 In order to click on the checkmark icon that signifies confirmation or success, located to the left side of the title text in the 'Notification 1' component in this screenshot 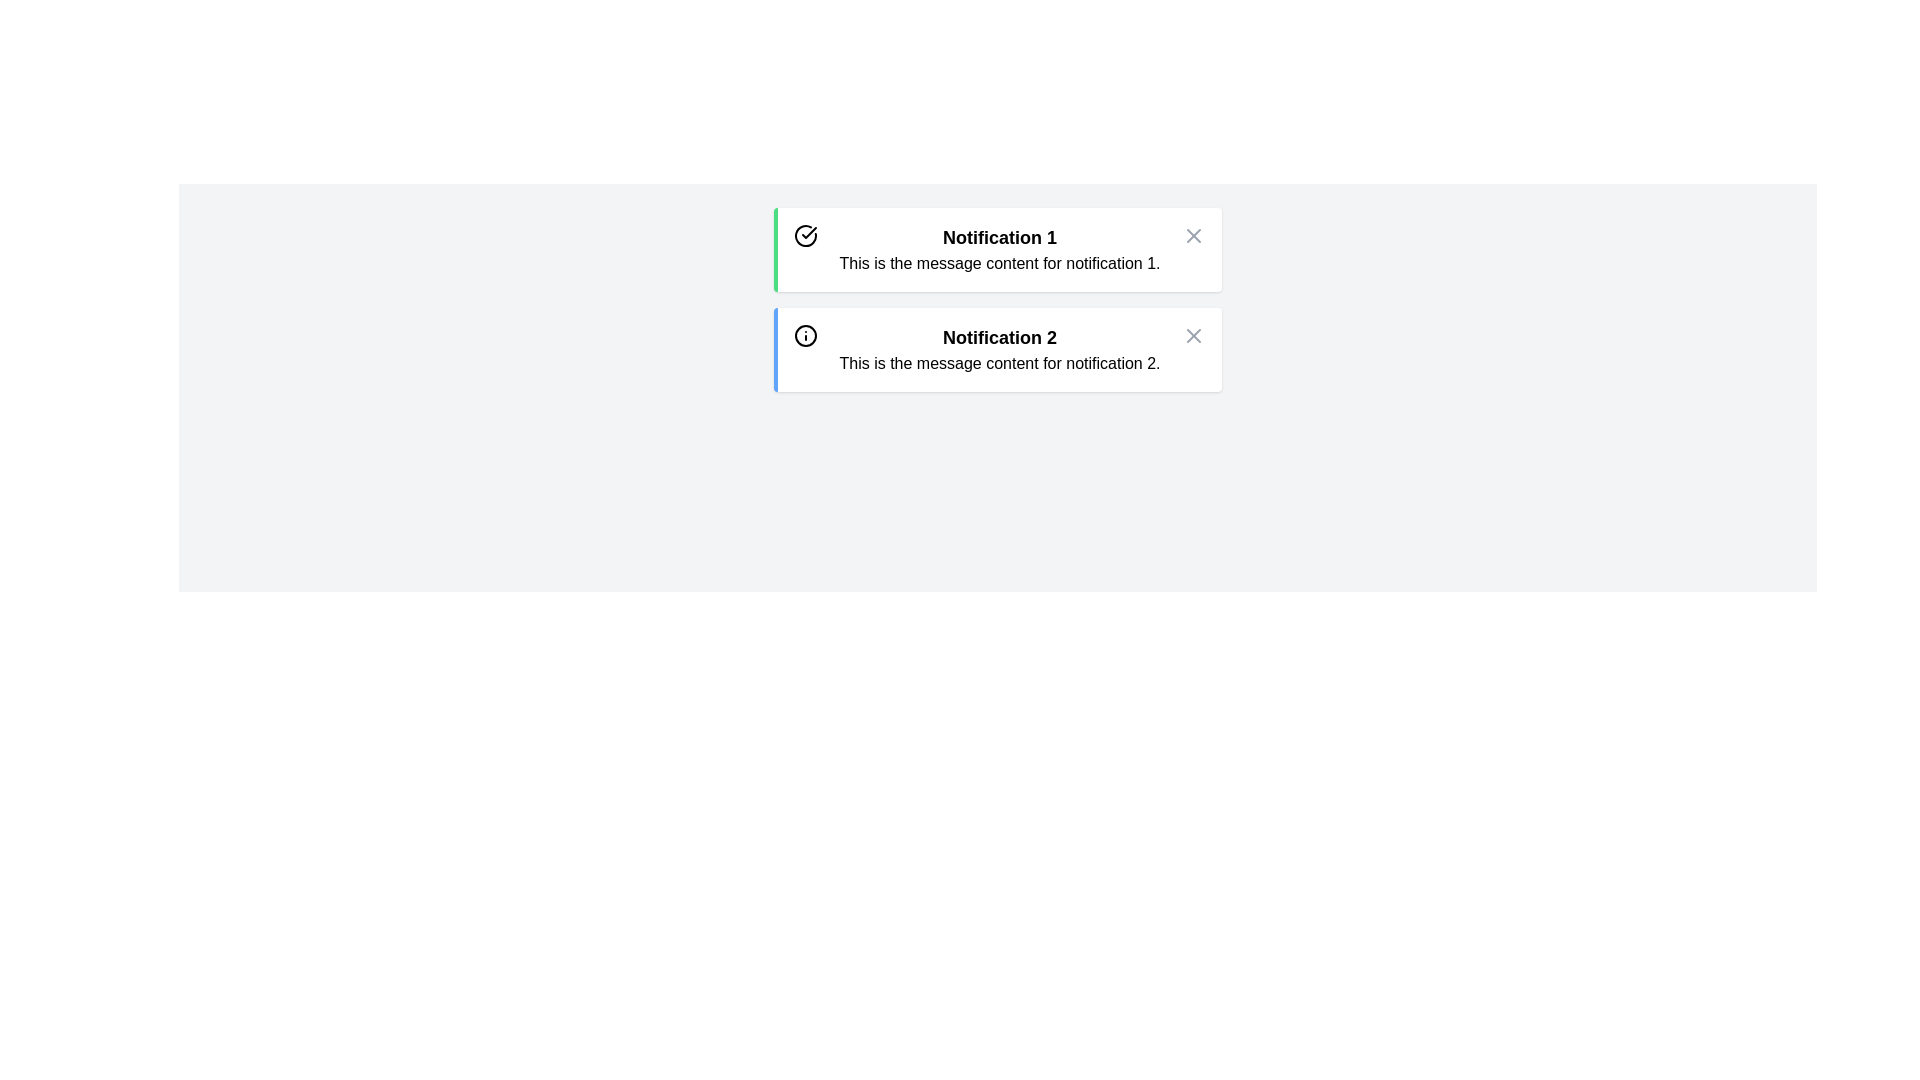, I will do `click(809, 231)`.